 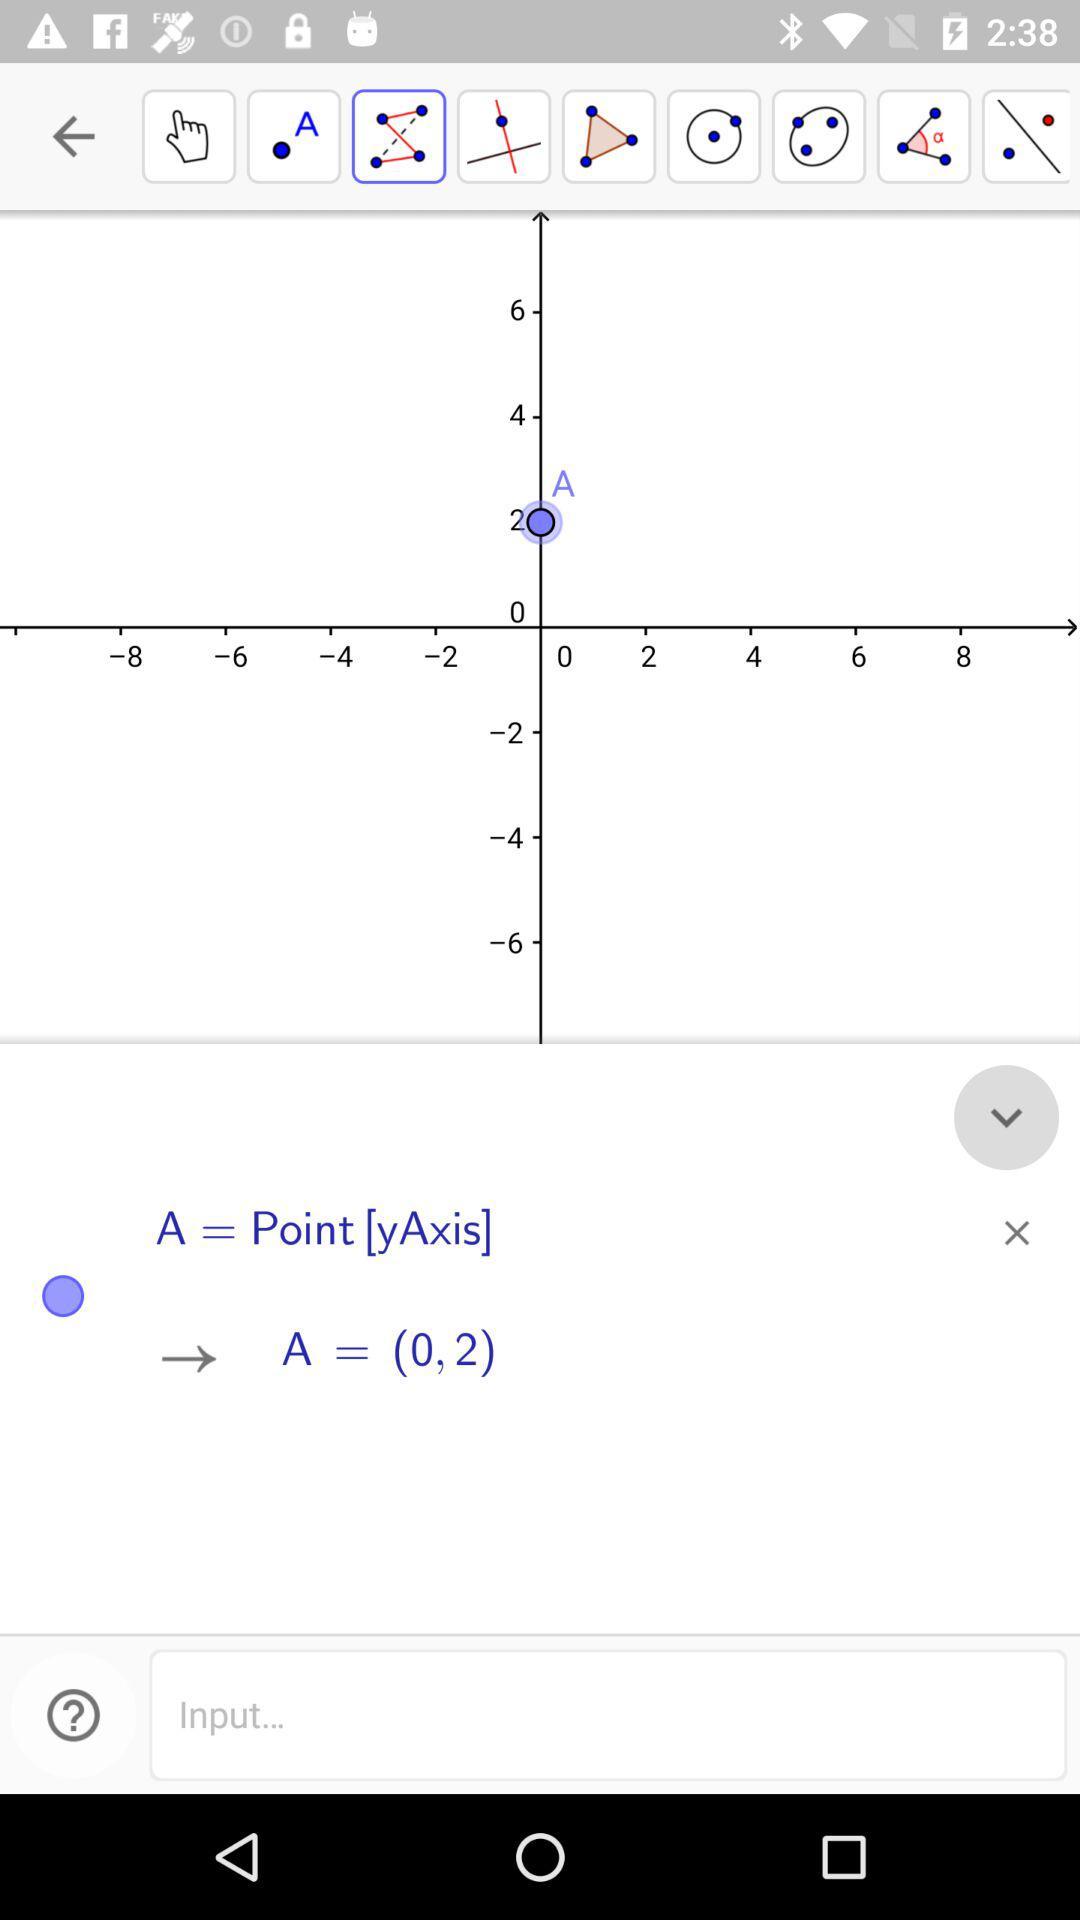 I want to click on the fifth box from the top right corner, so click(x=608, y=135).